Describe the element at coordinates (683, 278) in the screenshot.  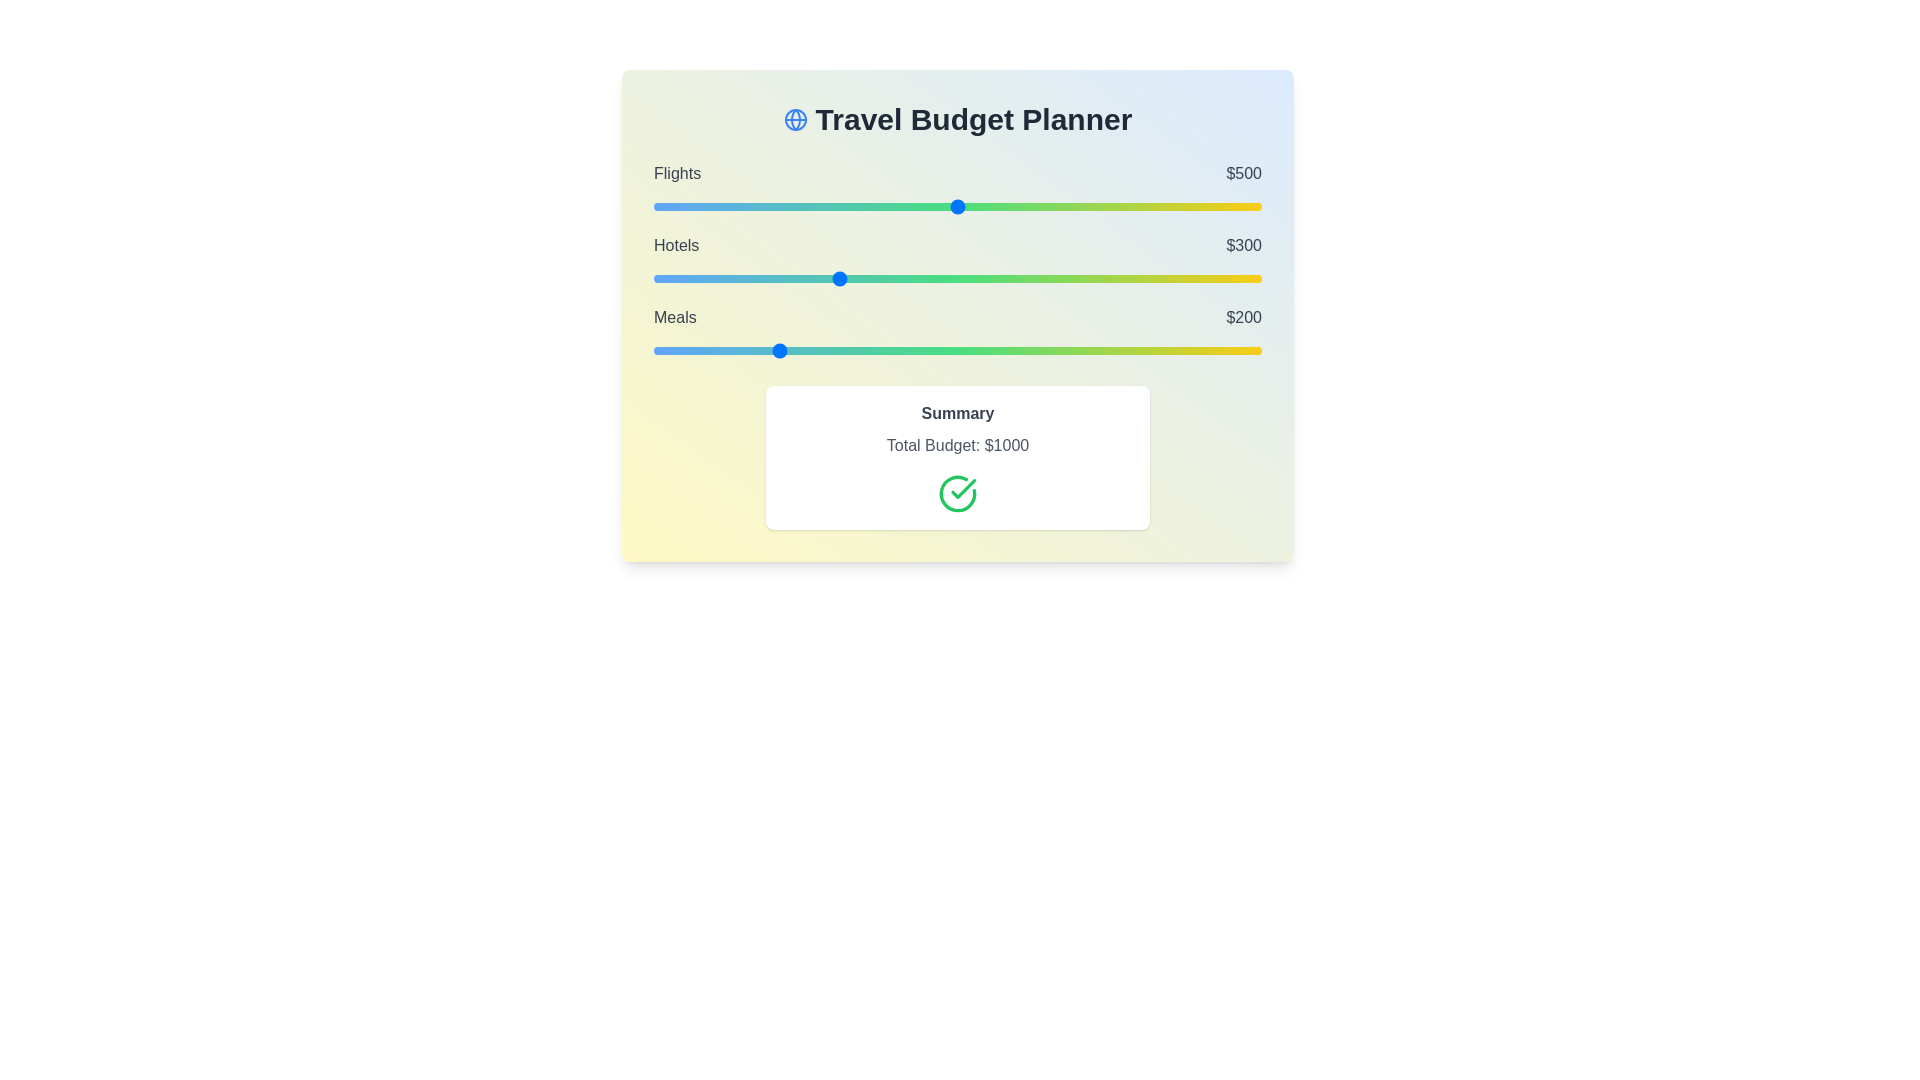
I see `the 'Hotels' slider to 49` at that location.